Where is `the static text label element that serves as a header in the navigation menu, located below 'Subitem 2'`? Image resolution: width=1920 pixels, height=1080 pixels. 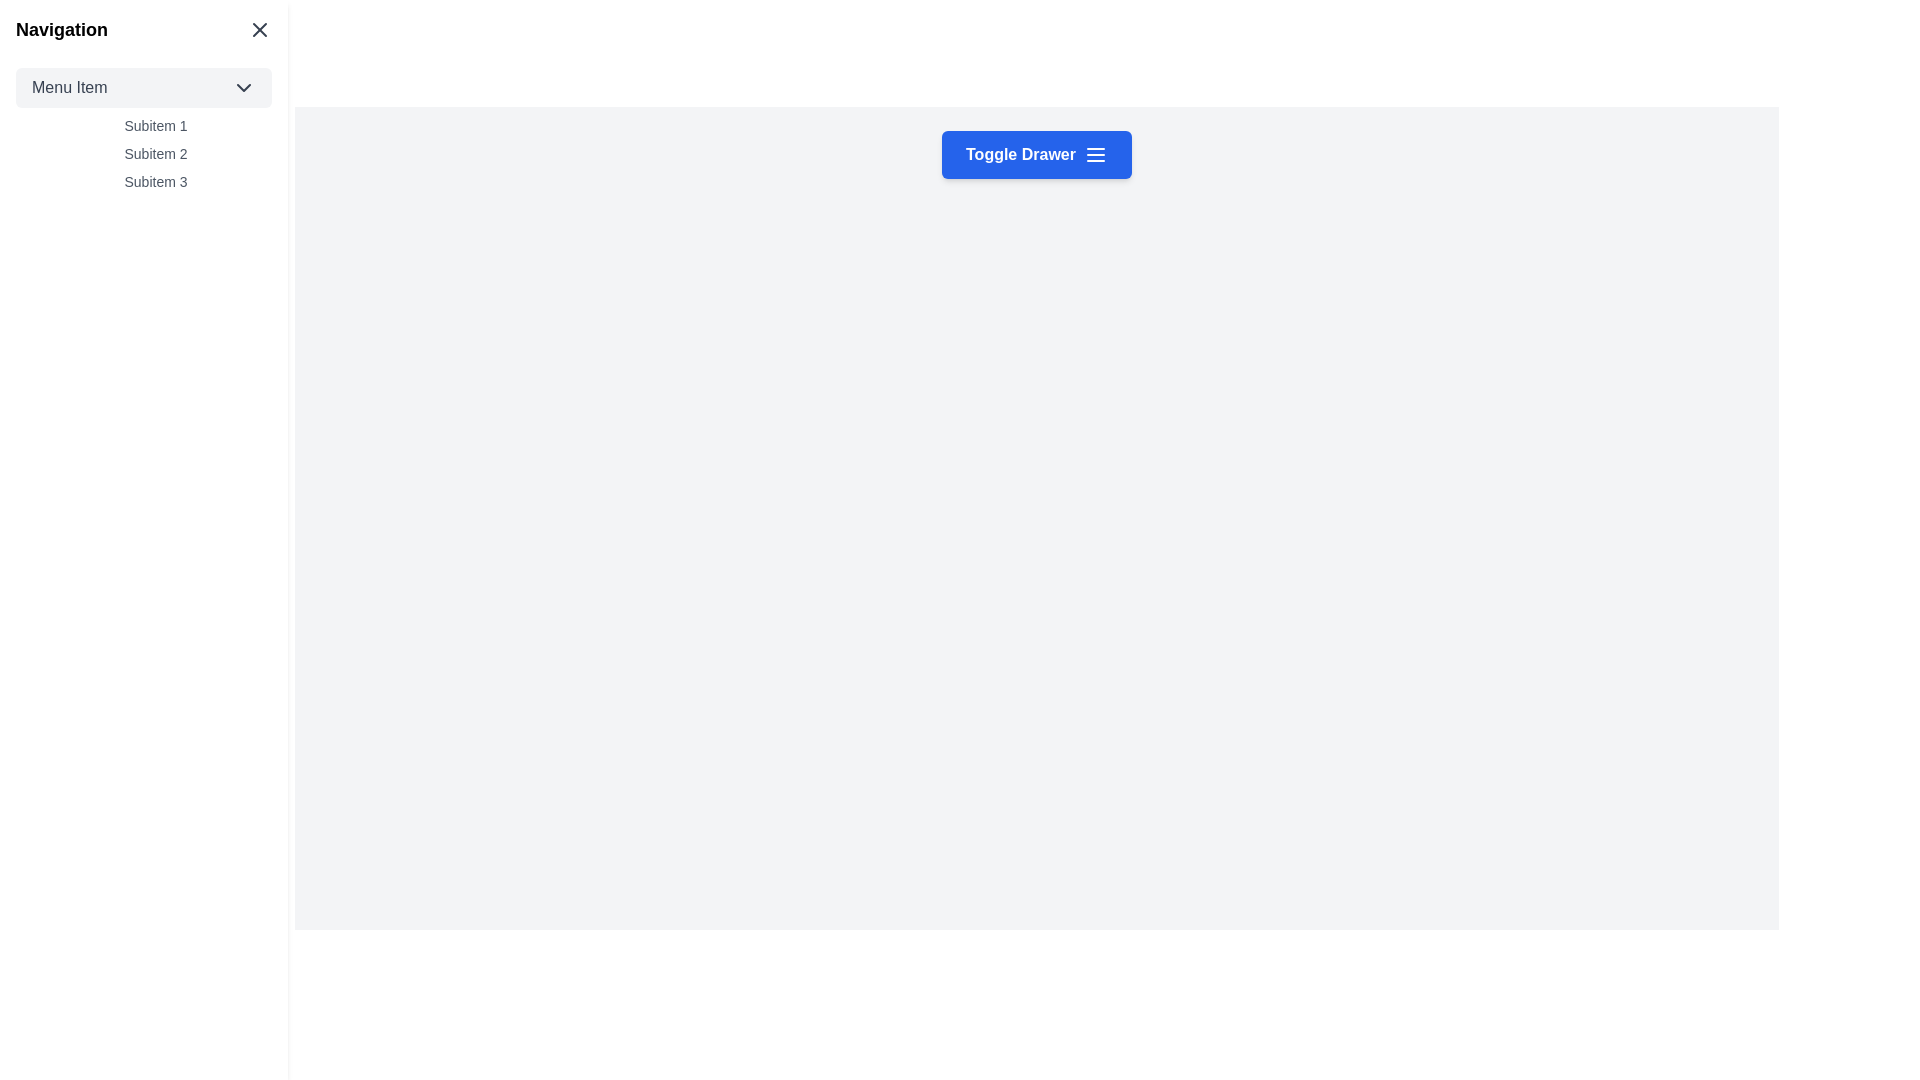 the static text label element that serves as a header in the navigation menu, located below 'Subitem 2' is located at coordinates (155, 181).